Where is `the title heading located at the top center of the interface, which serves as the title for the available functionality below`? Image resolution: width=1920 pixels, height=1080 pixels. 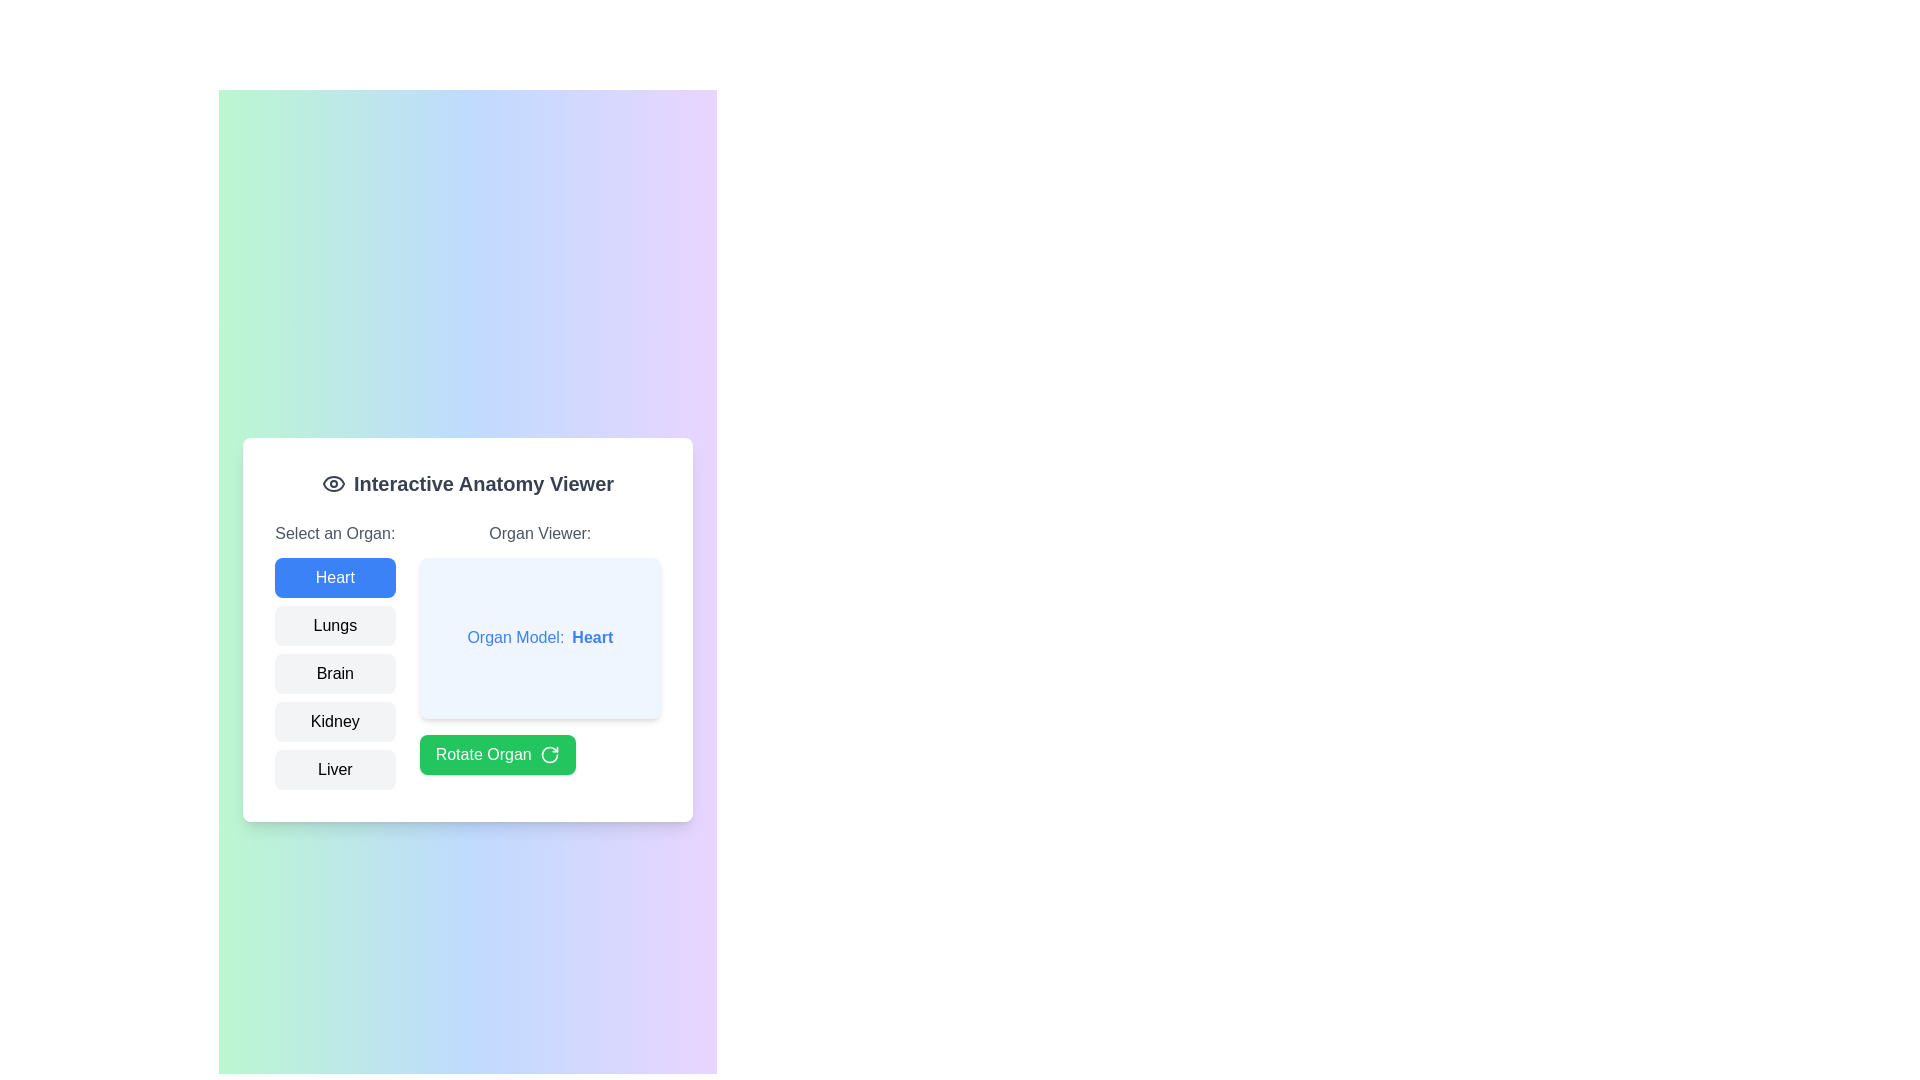
the title heading located at the top center of the interface, which serves as the title for the available functionality below is located at coordinates (466, 483).